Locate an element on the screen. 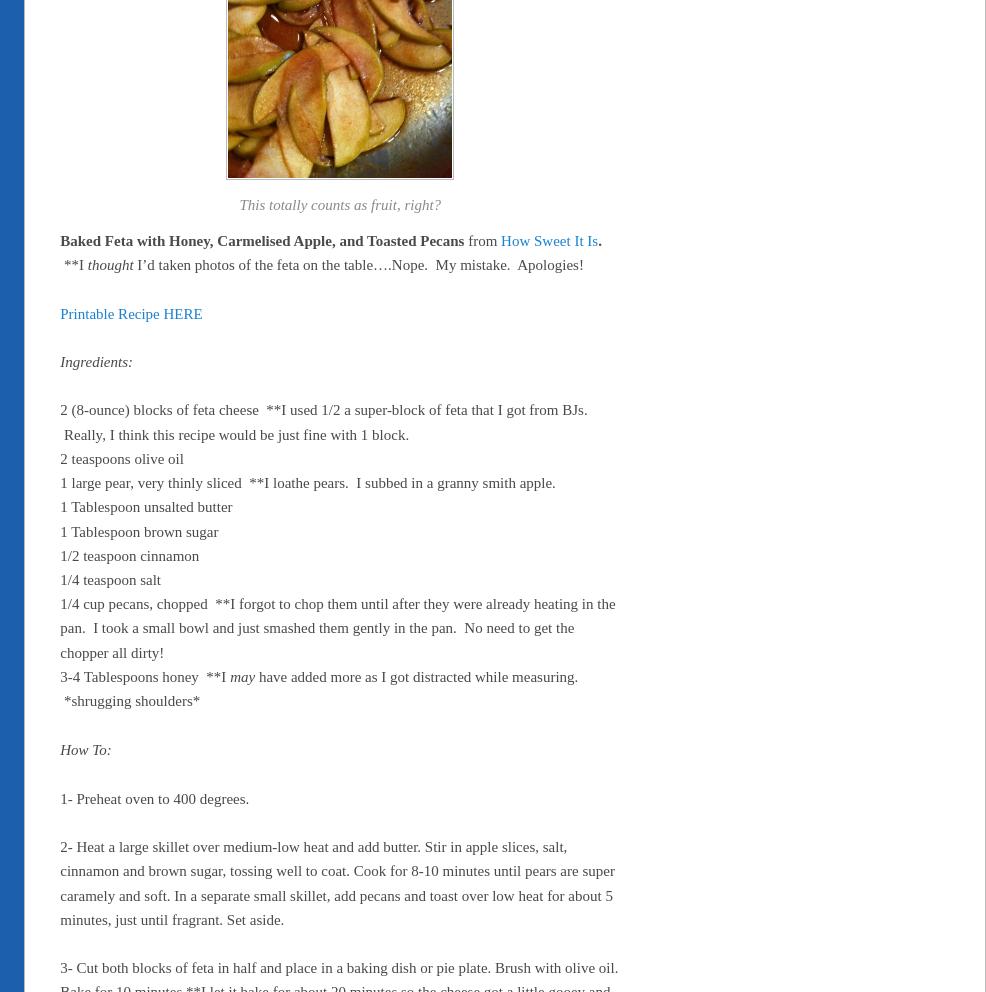 This screenshot has width=986, height=992. 'How Sweet It Is' is located at coordinates (548, 239).